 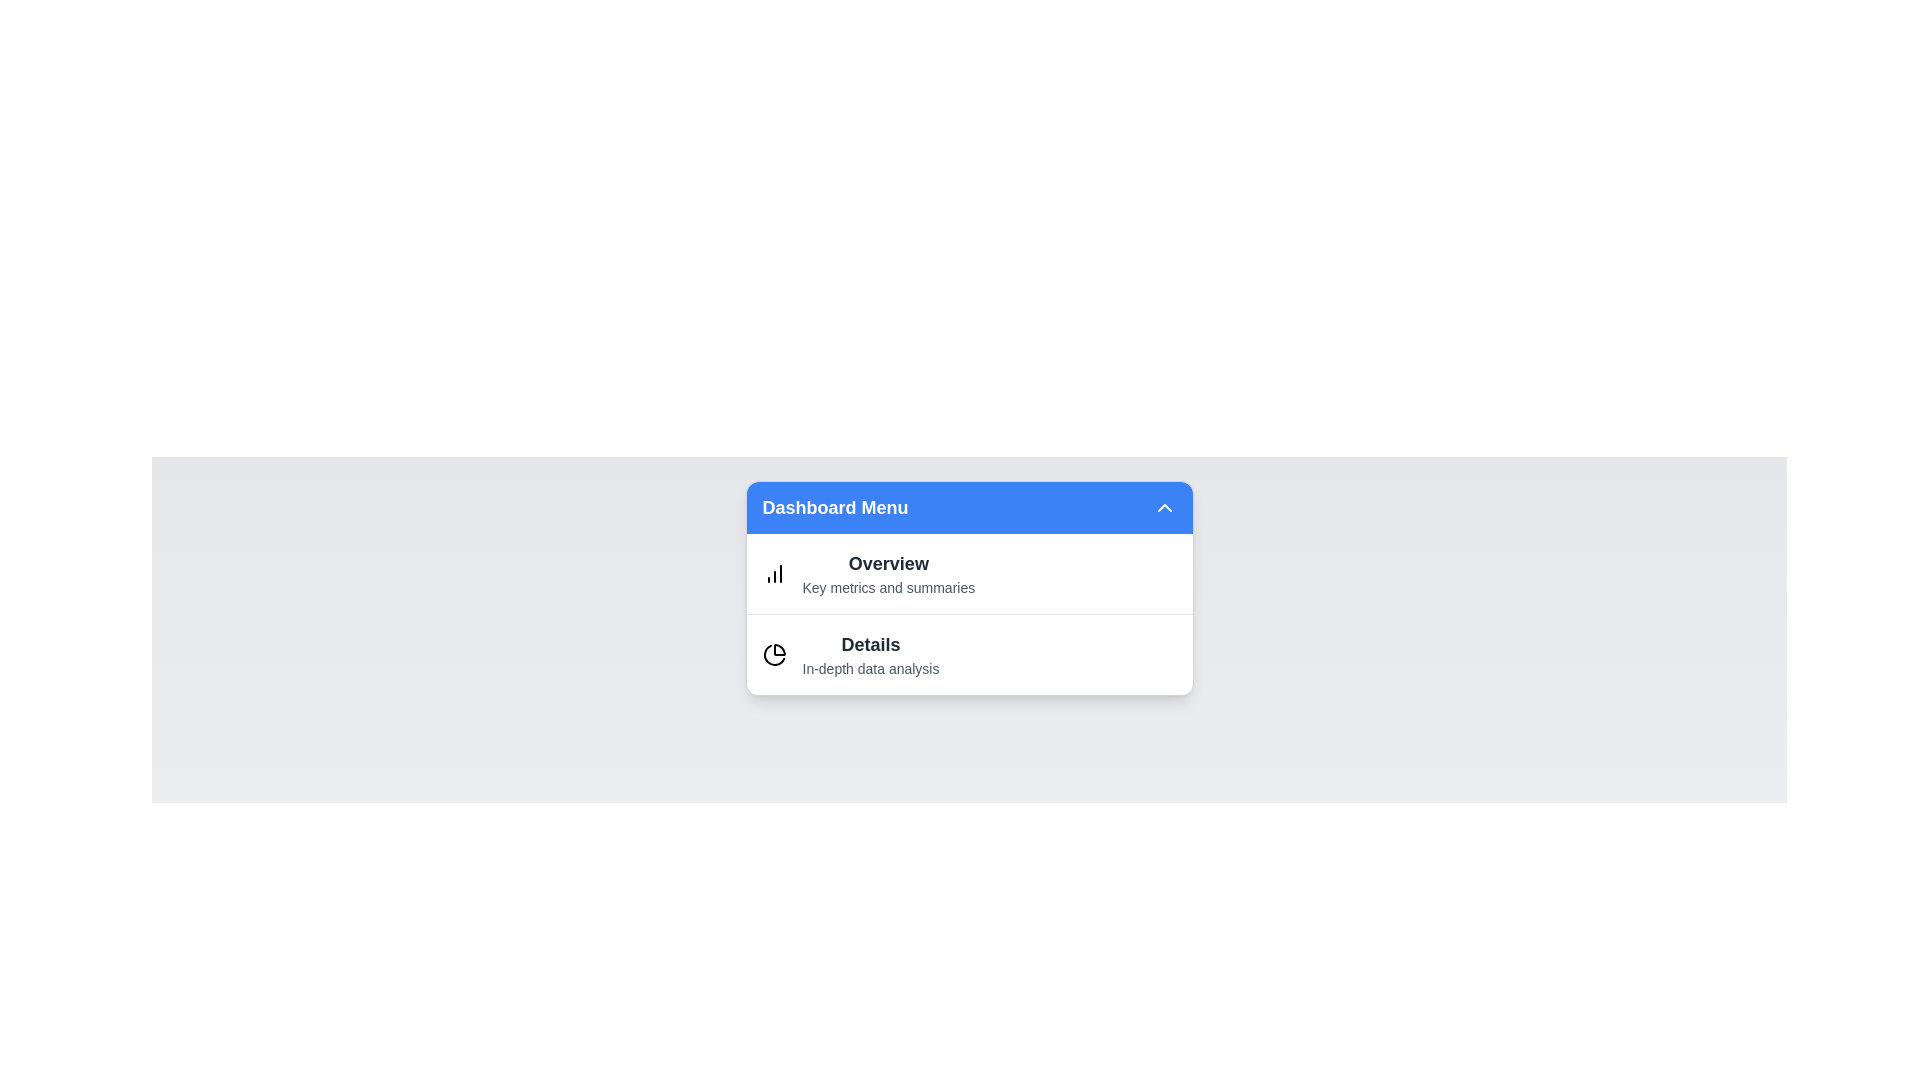 I want to click on the menu header to toggle the menu visibility, so click(x=969, y=507).